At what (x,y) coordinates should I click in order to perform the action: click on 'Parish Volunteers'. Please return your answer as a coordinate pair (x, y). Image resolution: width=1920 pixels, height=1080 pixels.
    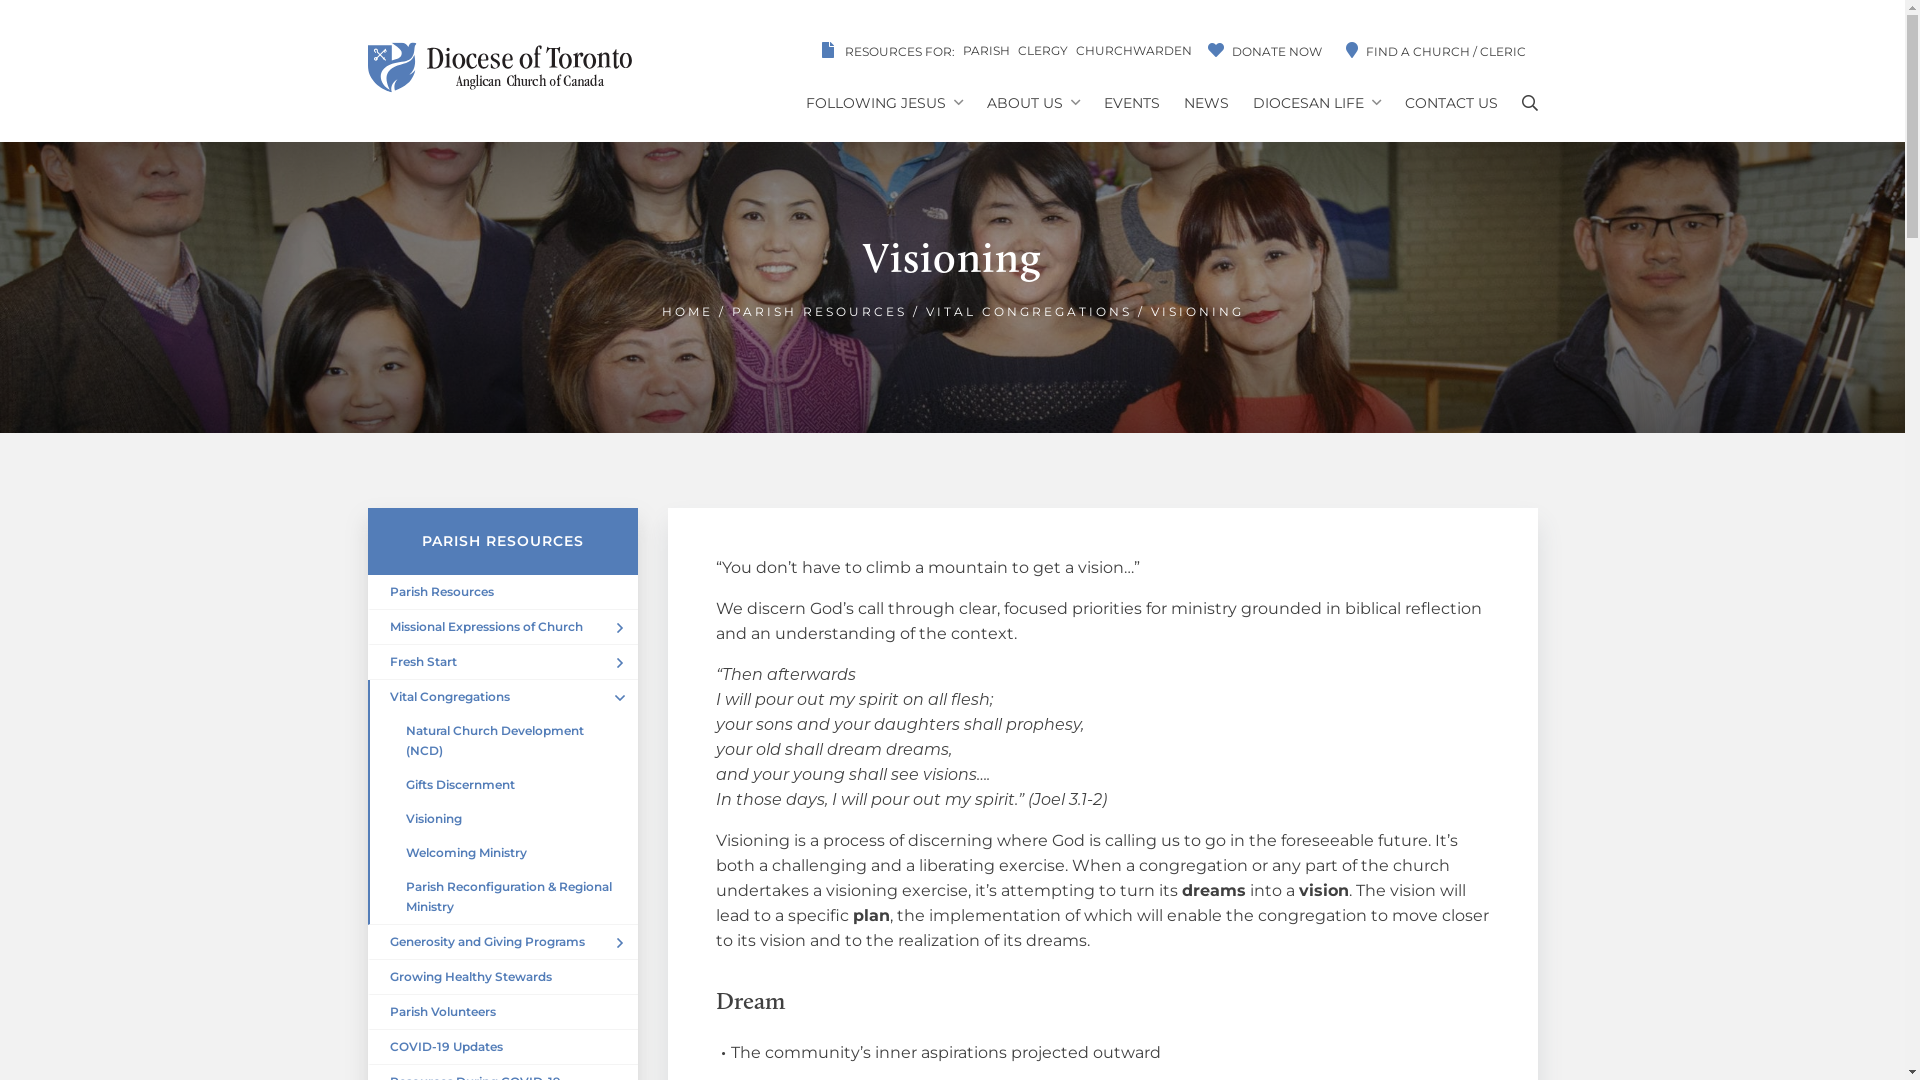
    Looking at the image, I should click on (368, 1012).